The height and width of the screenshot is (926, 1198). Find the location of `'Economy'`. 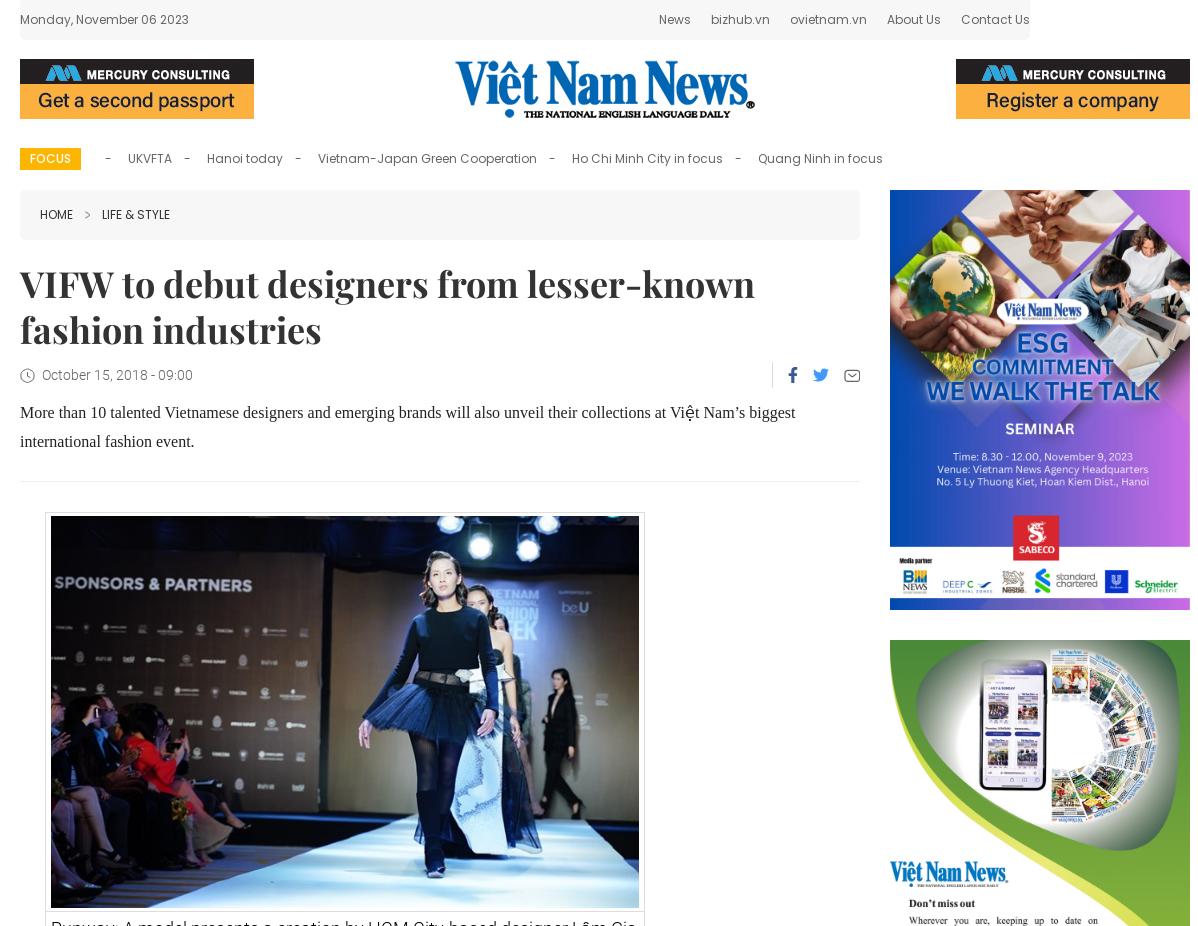

'Economy' is located at coordinates (318, 24).